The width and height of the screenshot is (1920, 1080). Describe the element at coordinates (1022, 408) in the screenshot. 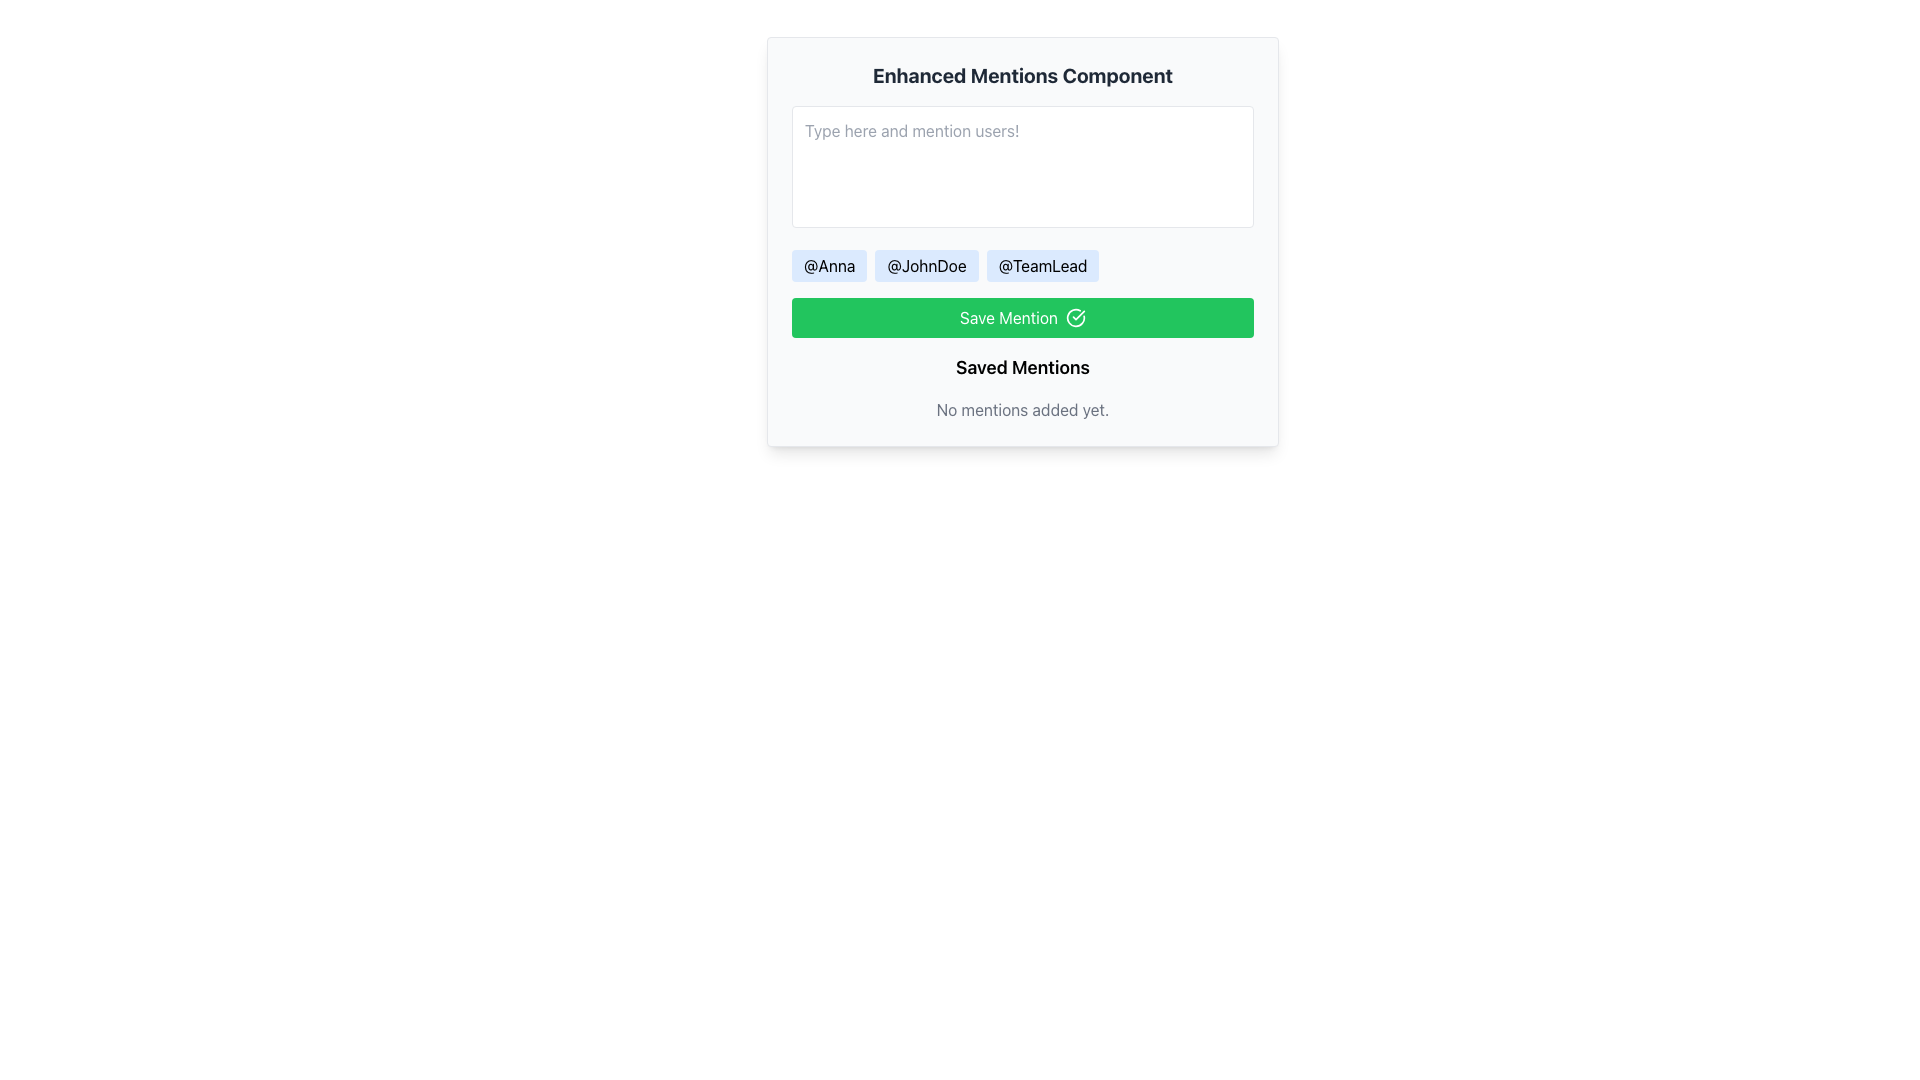

I see `the text label that indicates no mentions have been added yet within the 'Saved Mentions' section, positioned below the 'Saved Mentions' heading` at that location.